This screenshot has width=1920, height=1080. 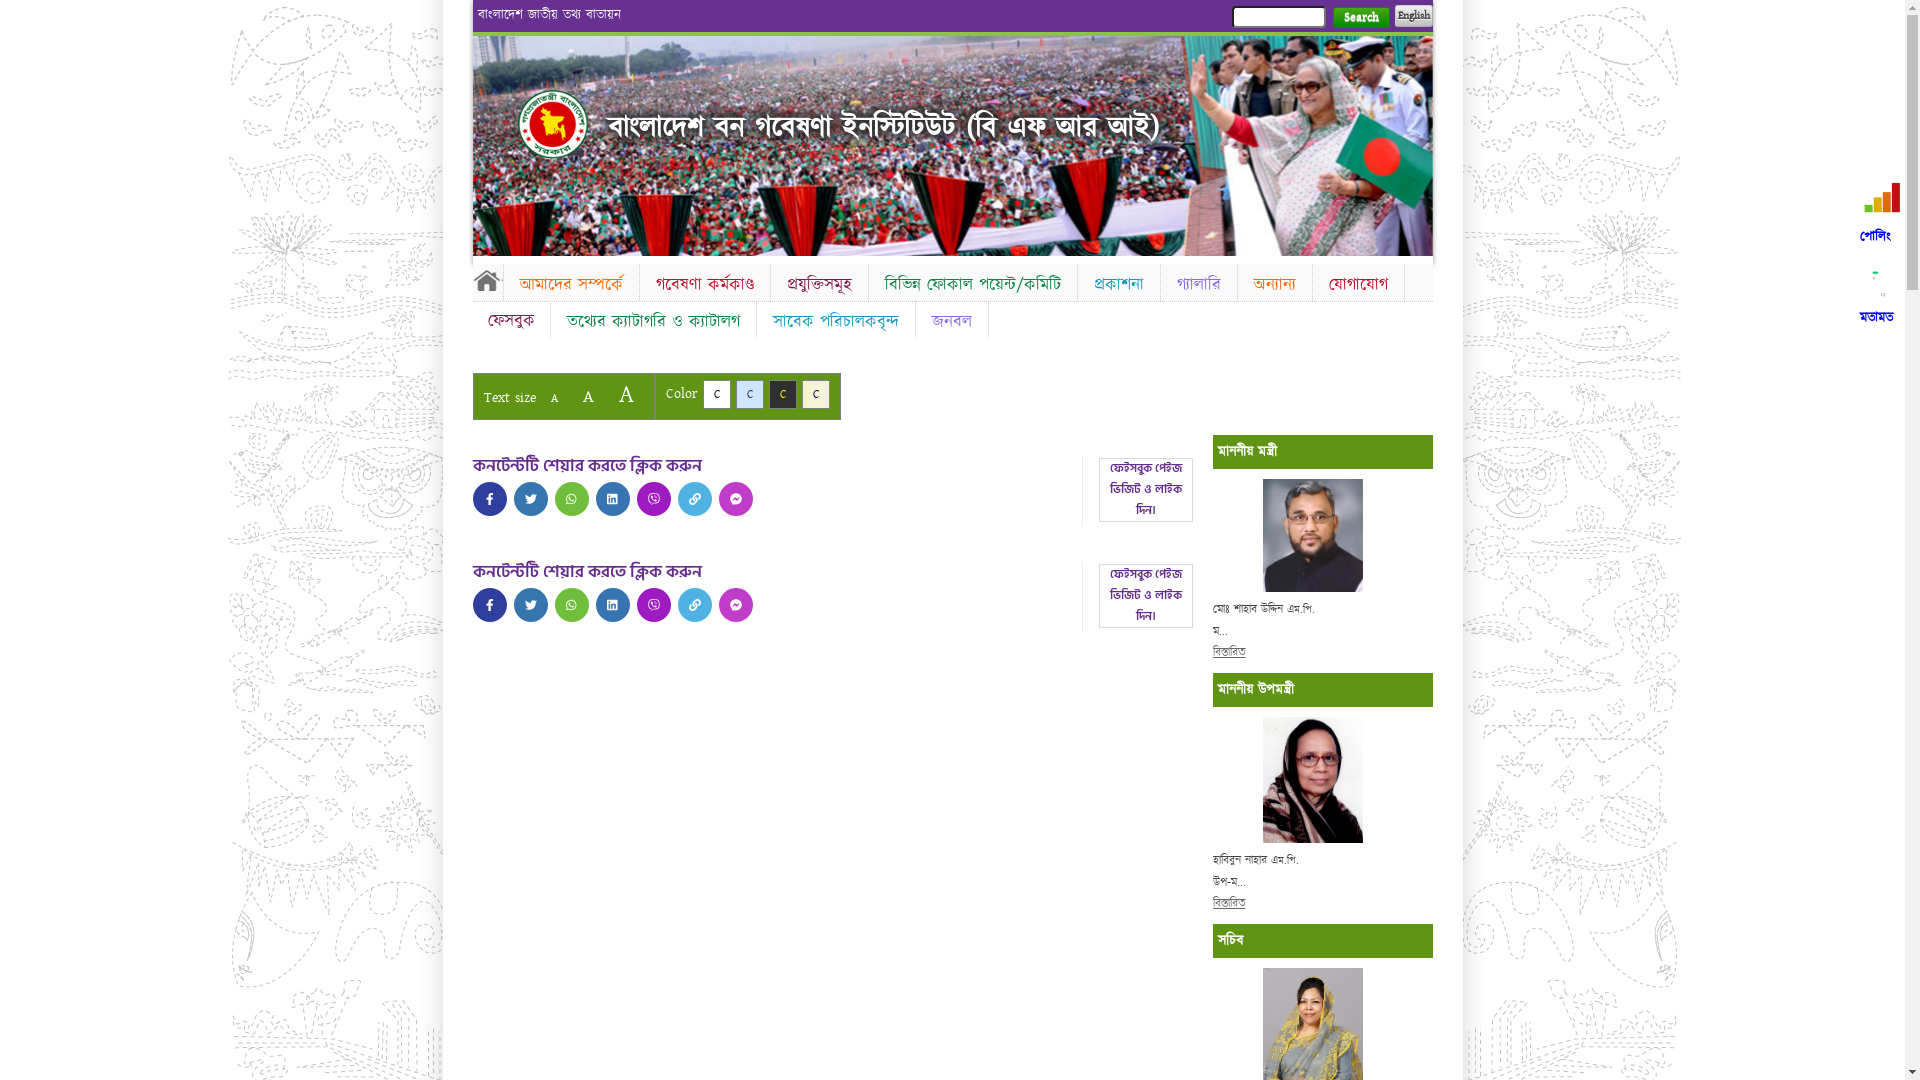 I want to click on 'C', so click(x=715, y=394).